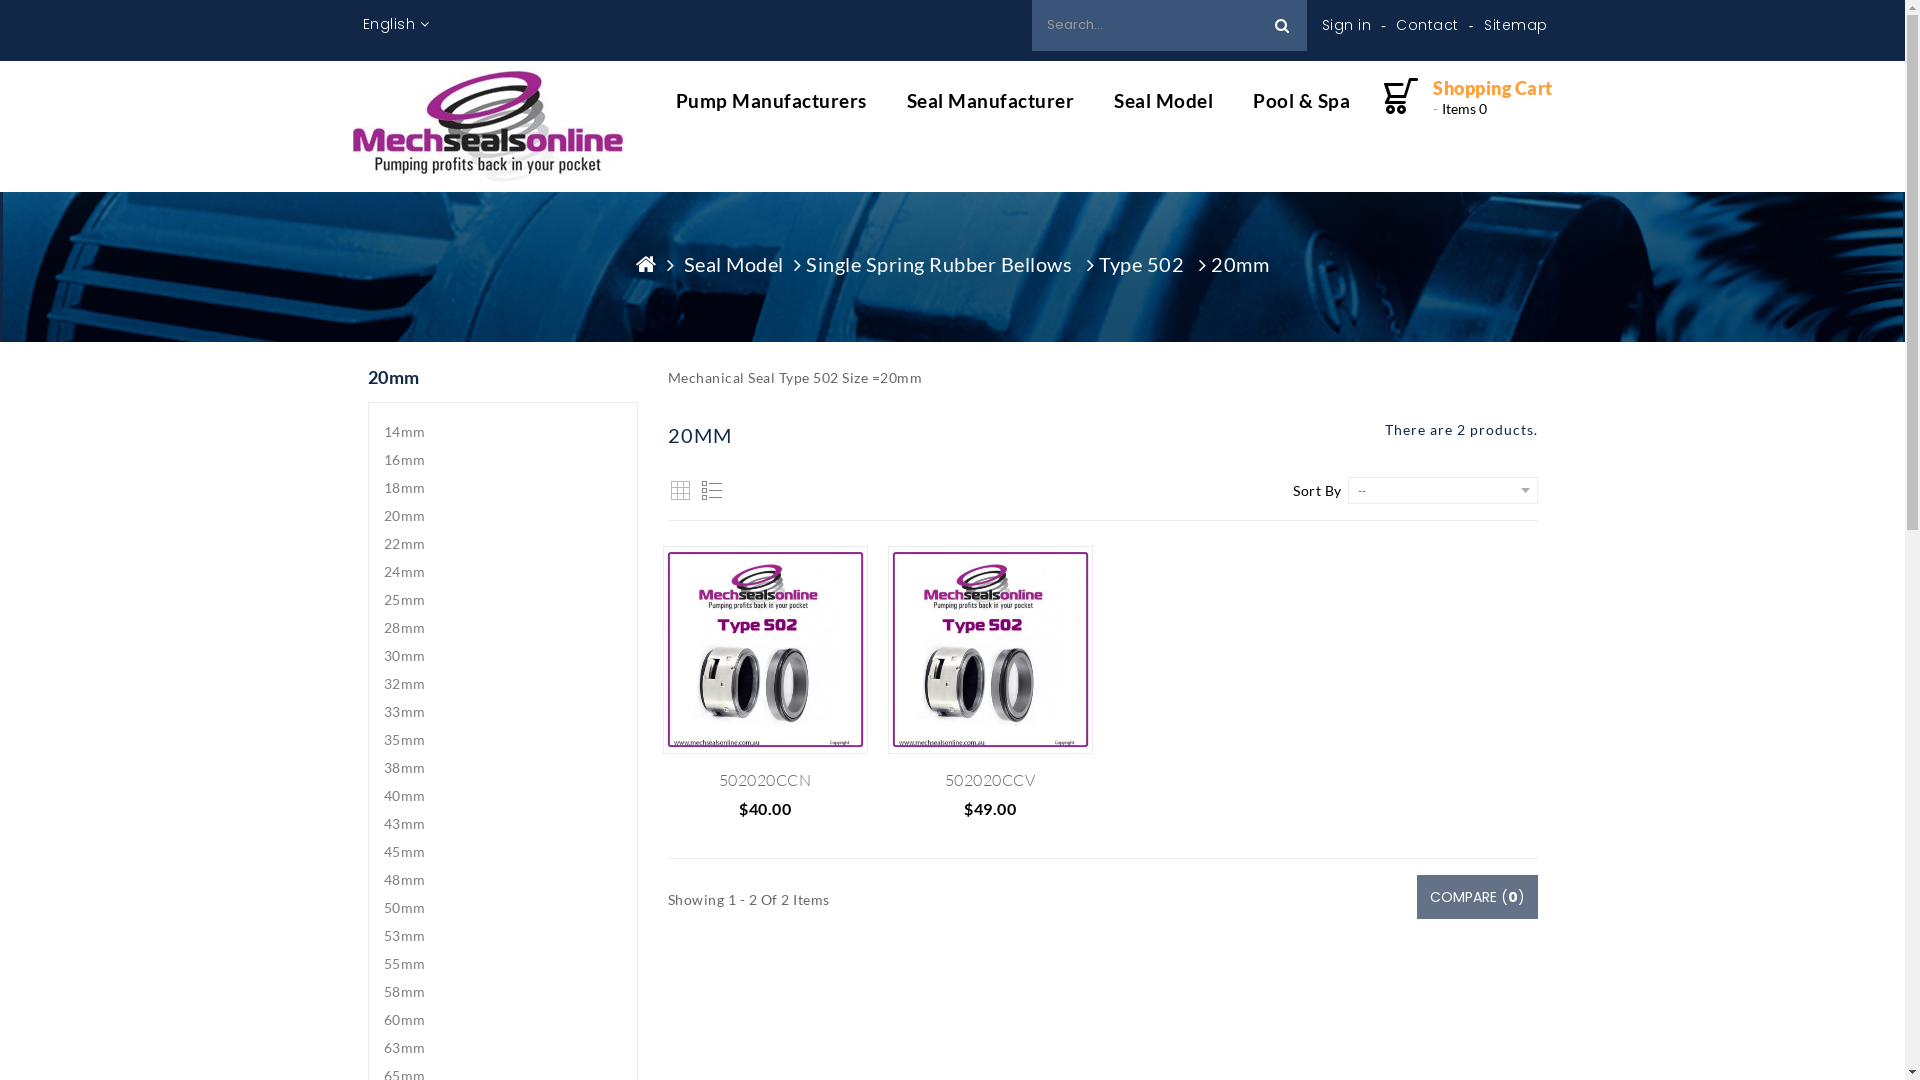 Image resolution: width=1920 pixels, height=1080 pixels. Describe the element at coordinates (384, 794) in the screenshot. I see `'40mm'` at that location.